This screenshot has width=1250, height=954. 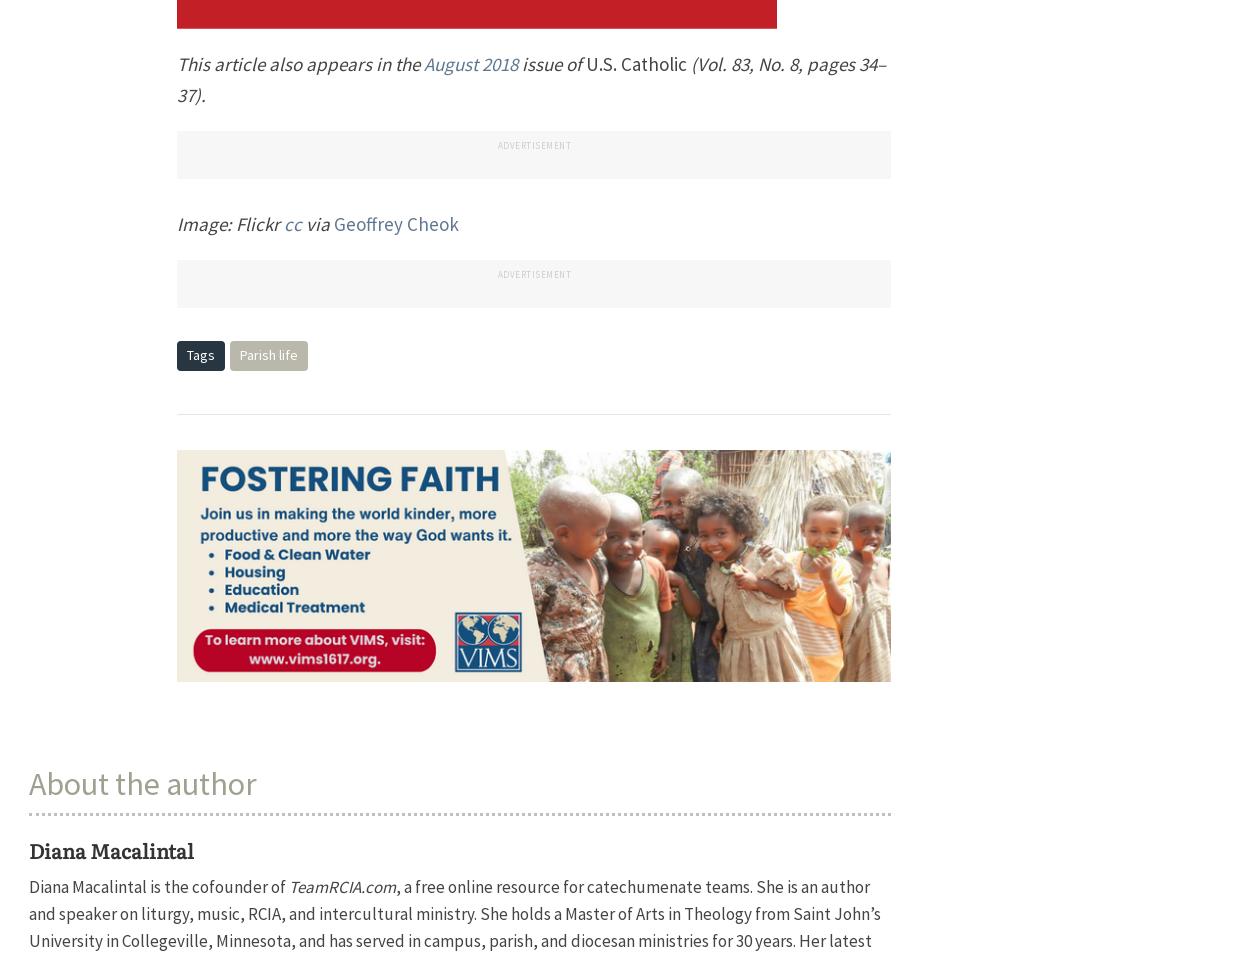 What do you see at coordinates (177, 222) in the screenshot?
I see `'Image: Flickr'` at bounding box center [177, 222].